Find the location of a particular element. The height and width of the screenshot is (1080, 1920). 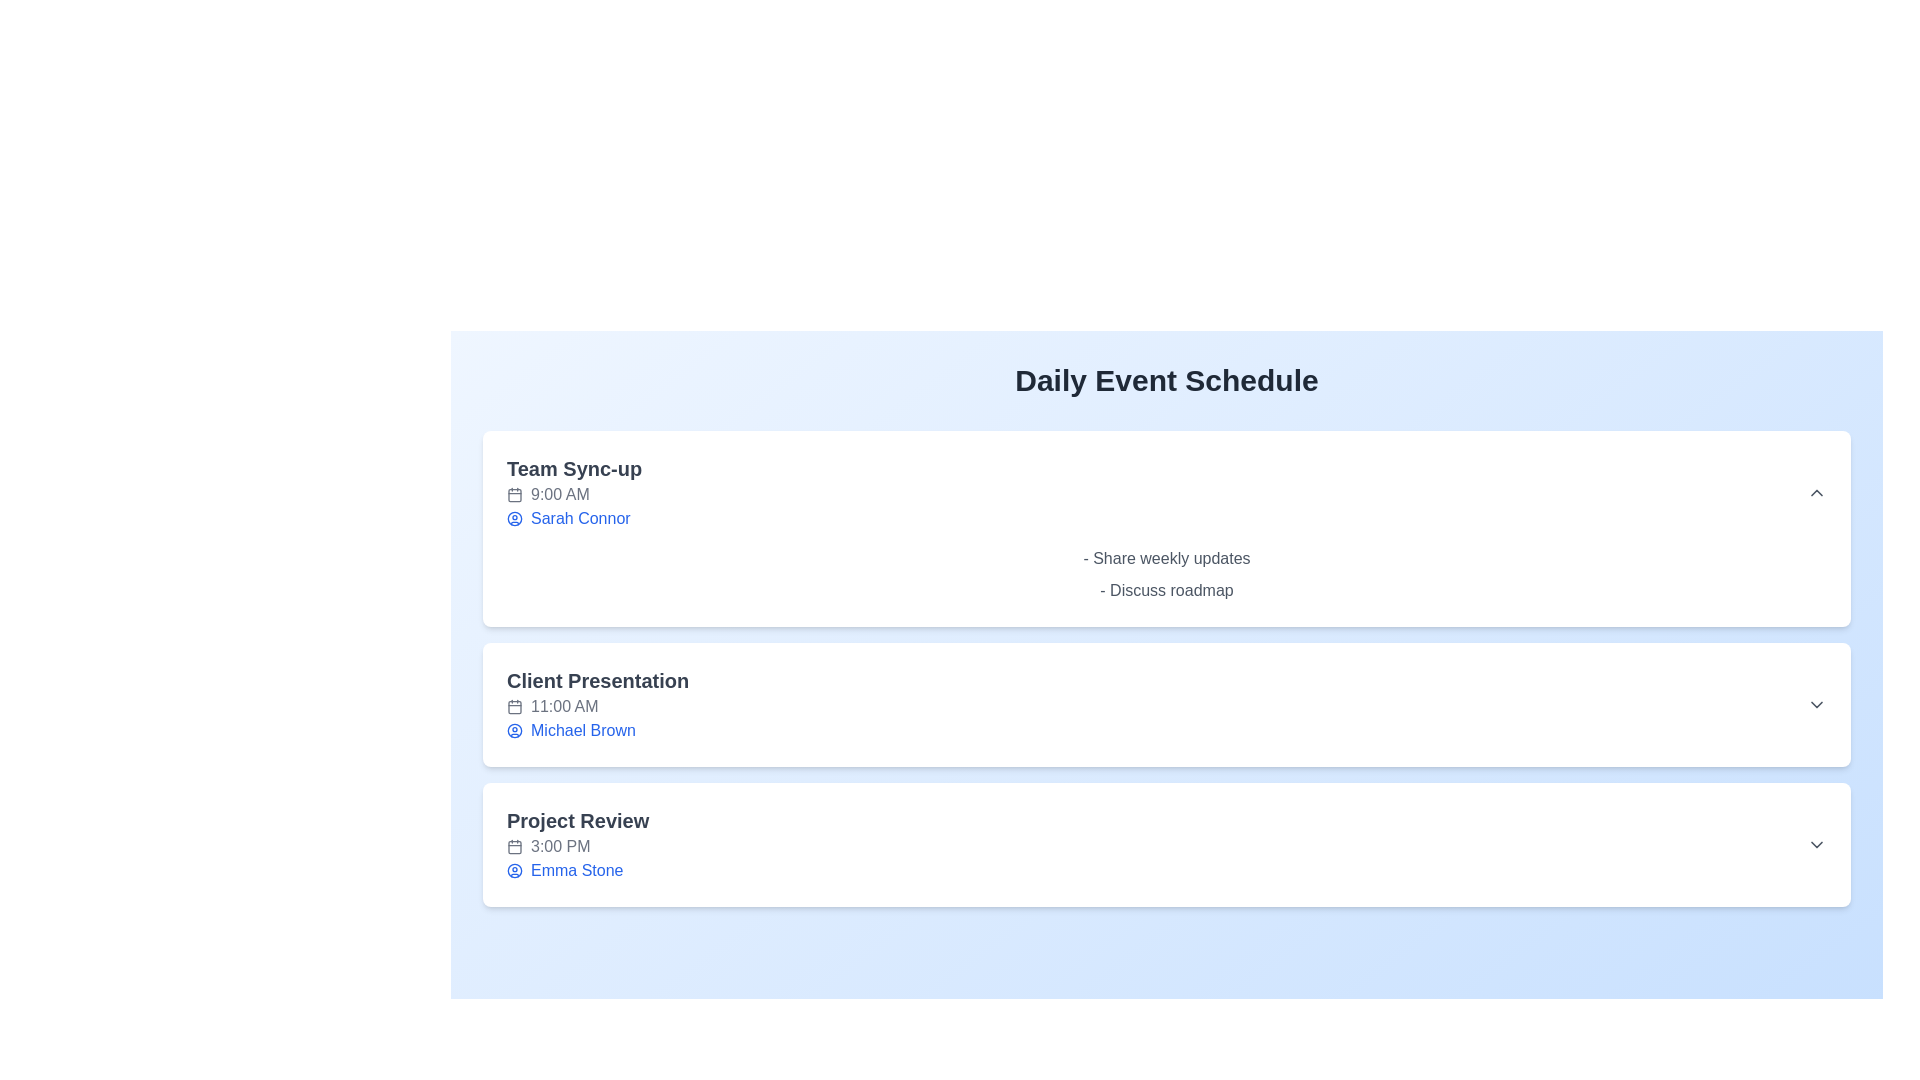

the calendar icon located to the far left in the 'Client Presentation' block, aligned with the '11:00 AM' time text is located at coordinates (514, 705).